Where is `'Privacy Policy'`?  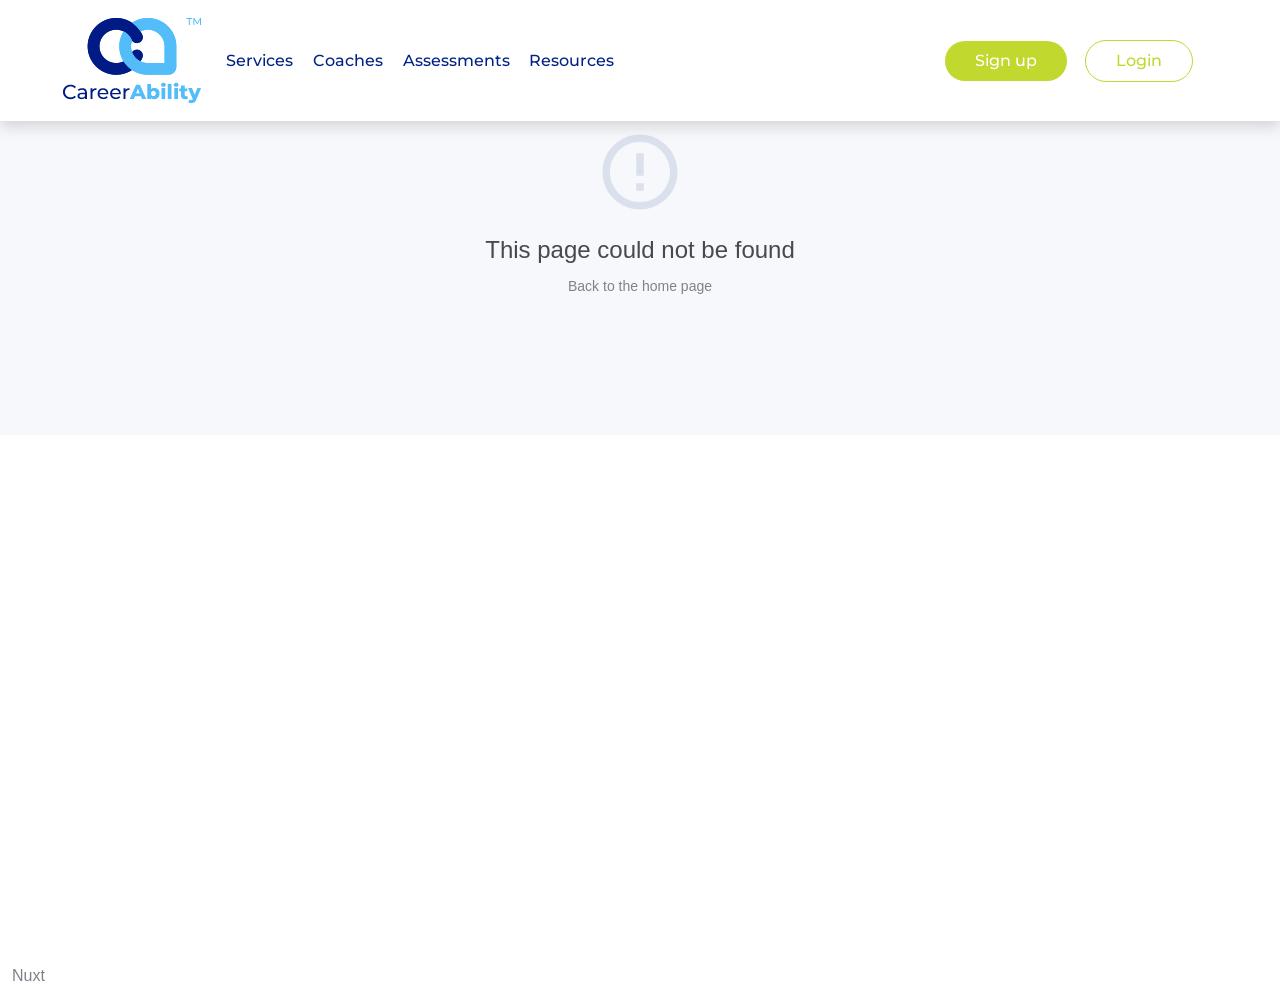
'Privacy Policy' is located at coordinates (723, 315).